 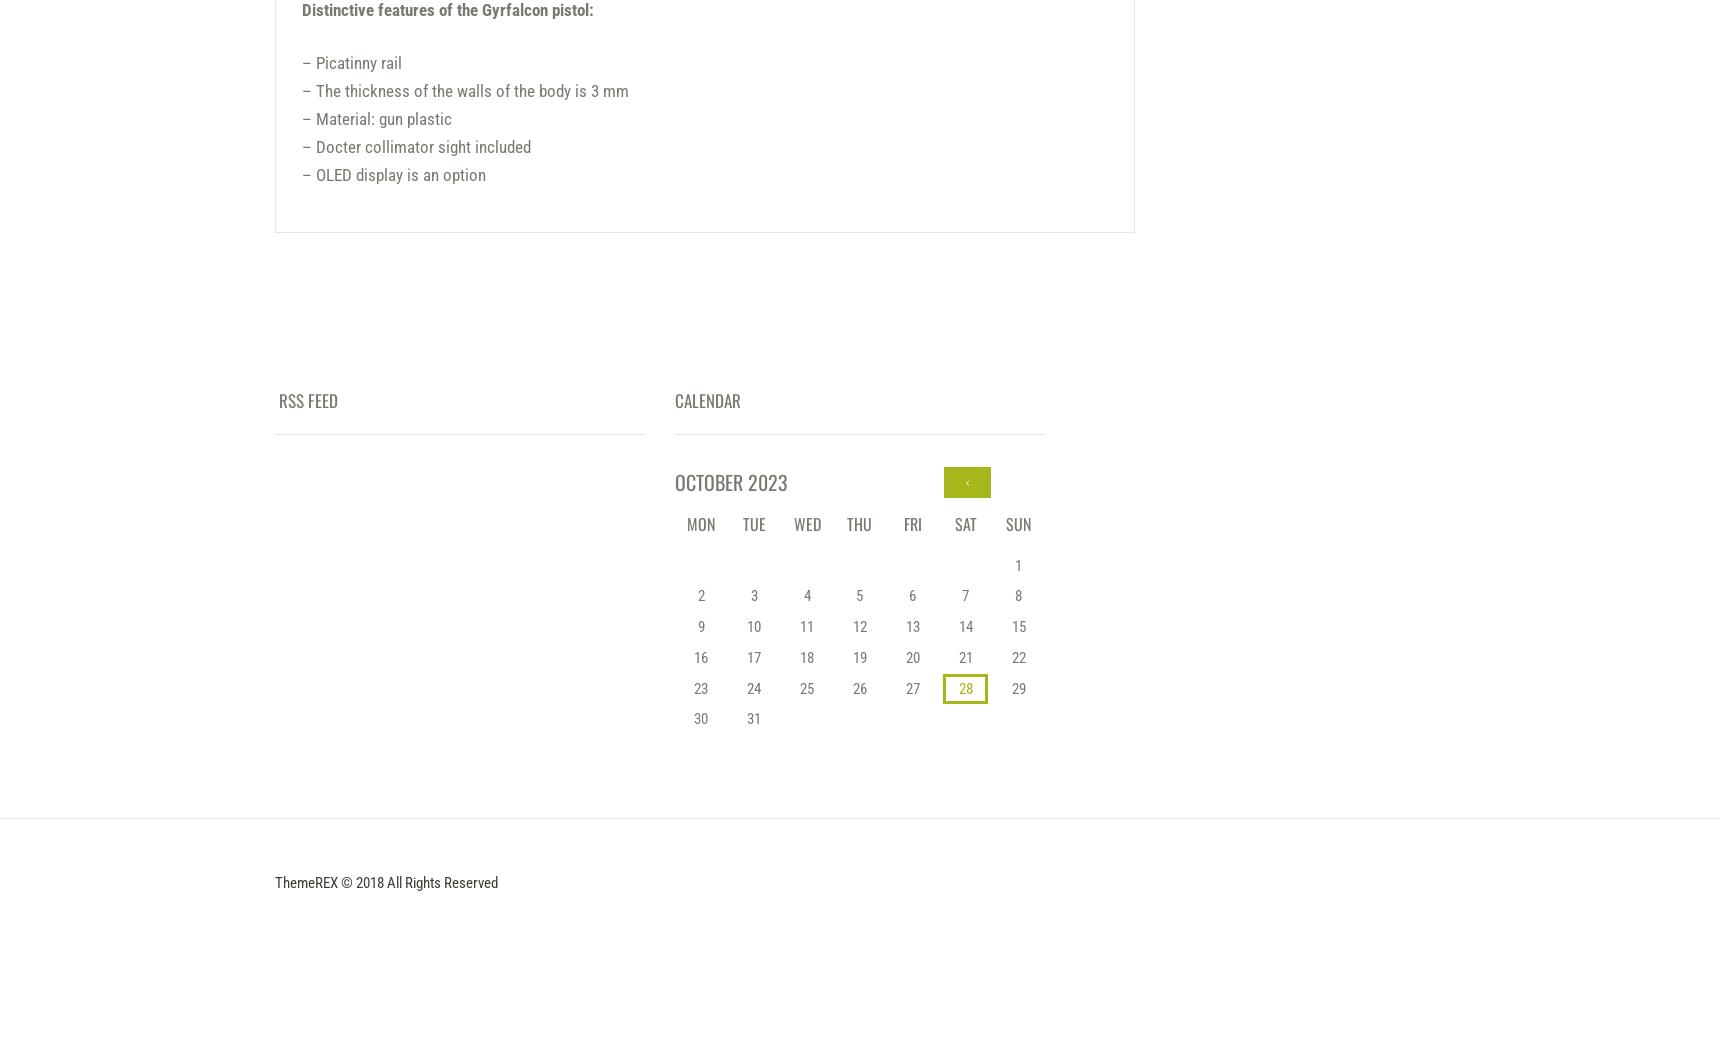 What do you see at coordinates (1017, 596) in the screenshot?
I see `'8'` at bounding box center [1017, 596].